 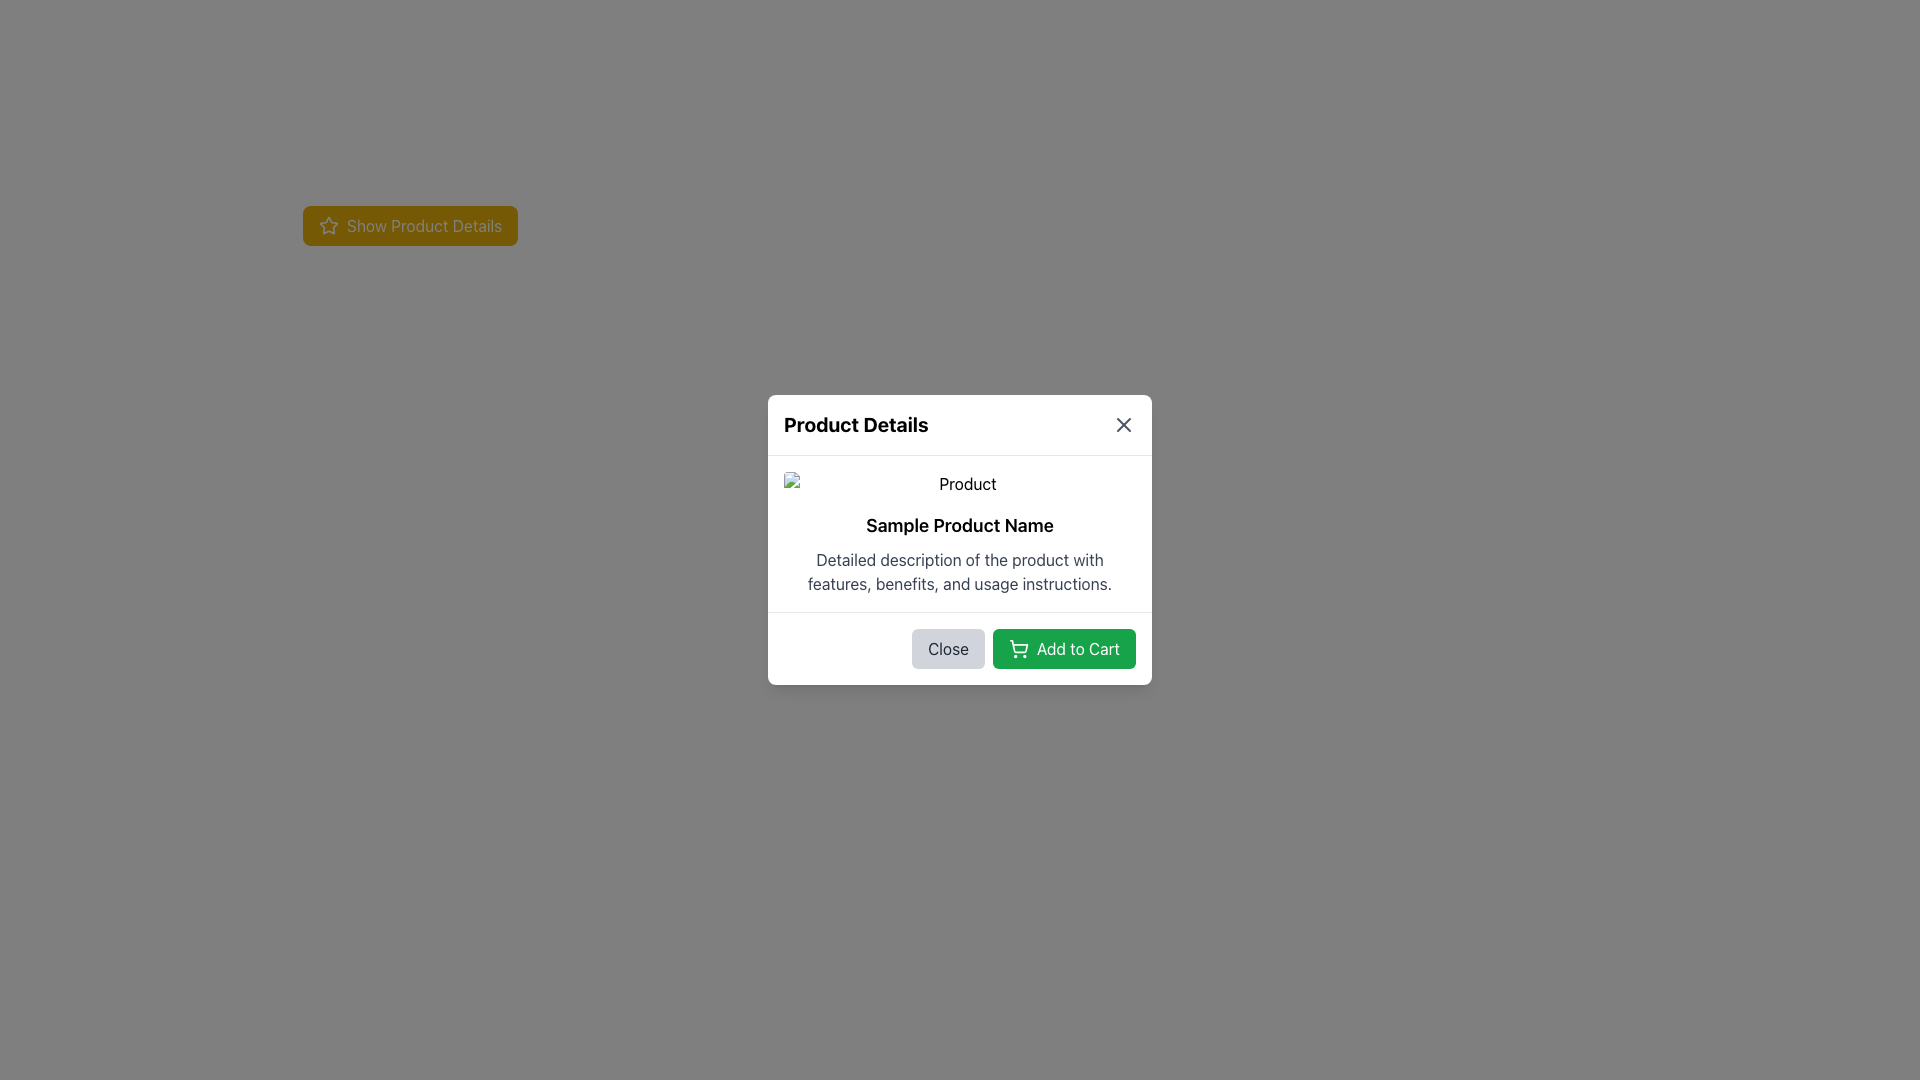 I want to click on the shopping cart icon located at the bottom-right corner of the modal dialog box, so click(x=1018, y=646).